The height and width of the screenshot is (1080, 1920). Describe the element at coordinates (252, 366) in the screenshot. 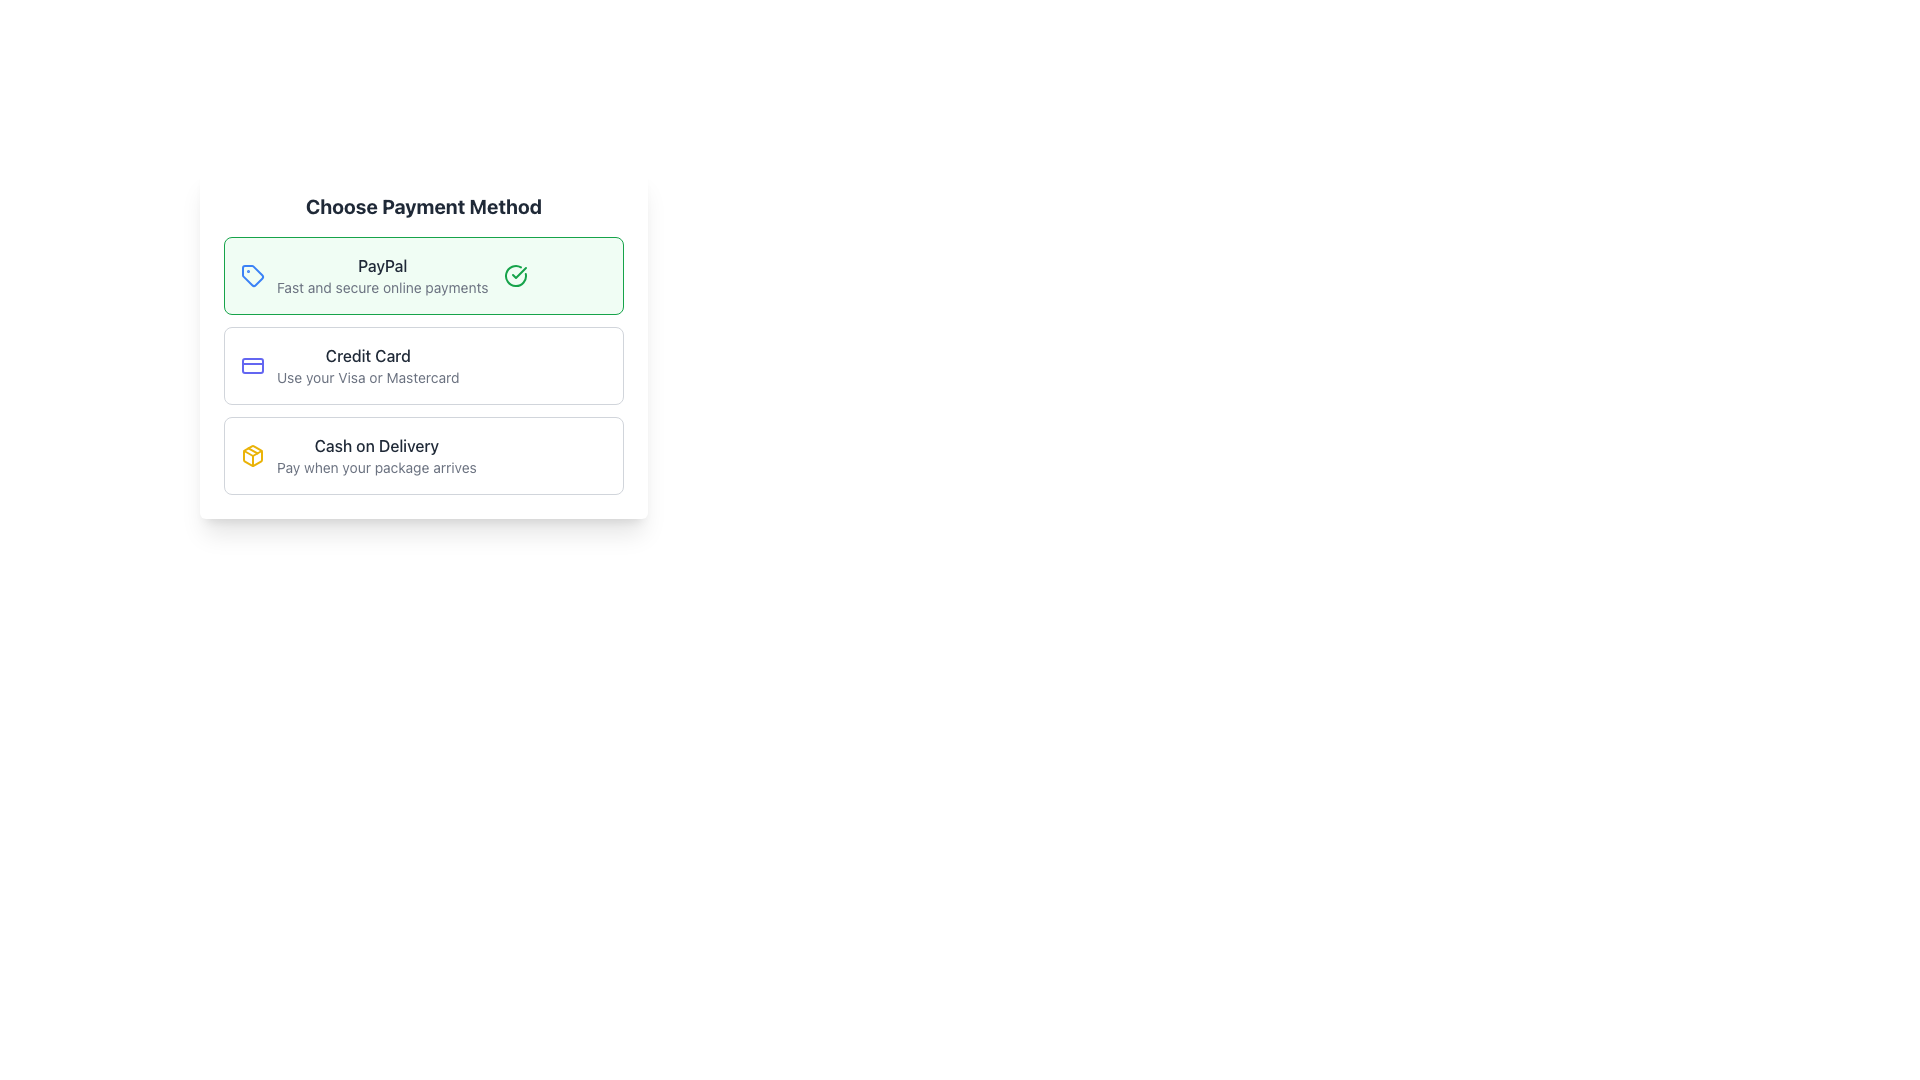

I see `SVG-based rectangle with rounded corners representing the 'Credit Card' option located in the second row of payment method options` at that location.